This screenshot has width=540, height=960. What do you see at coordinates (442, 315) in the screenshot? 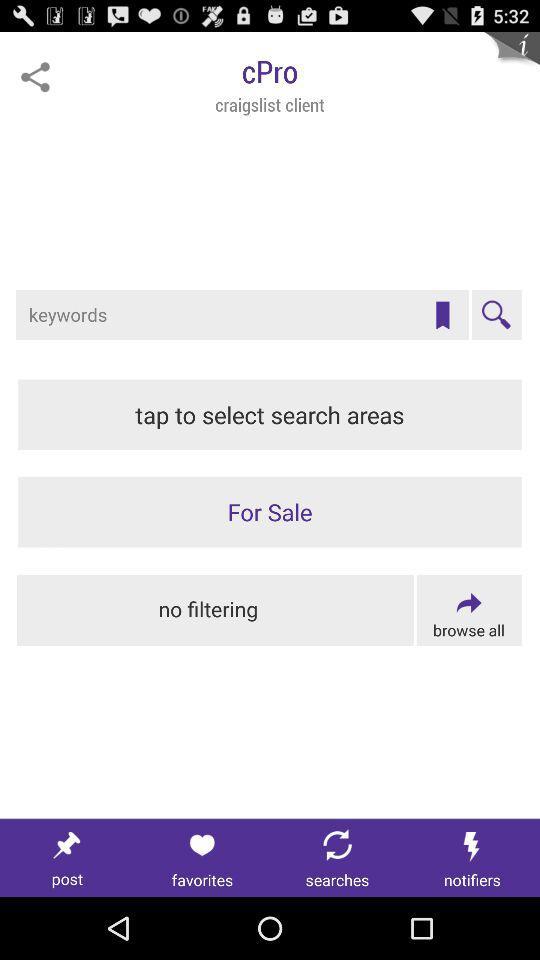
I see `the item below the cpro item` at bounding box center [442, 315].